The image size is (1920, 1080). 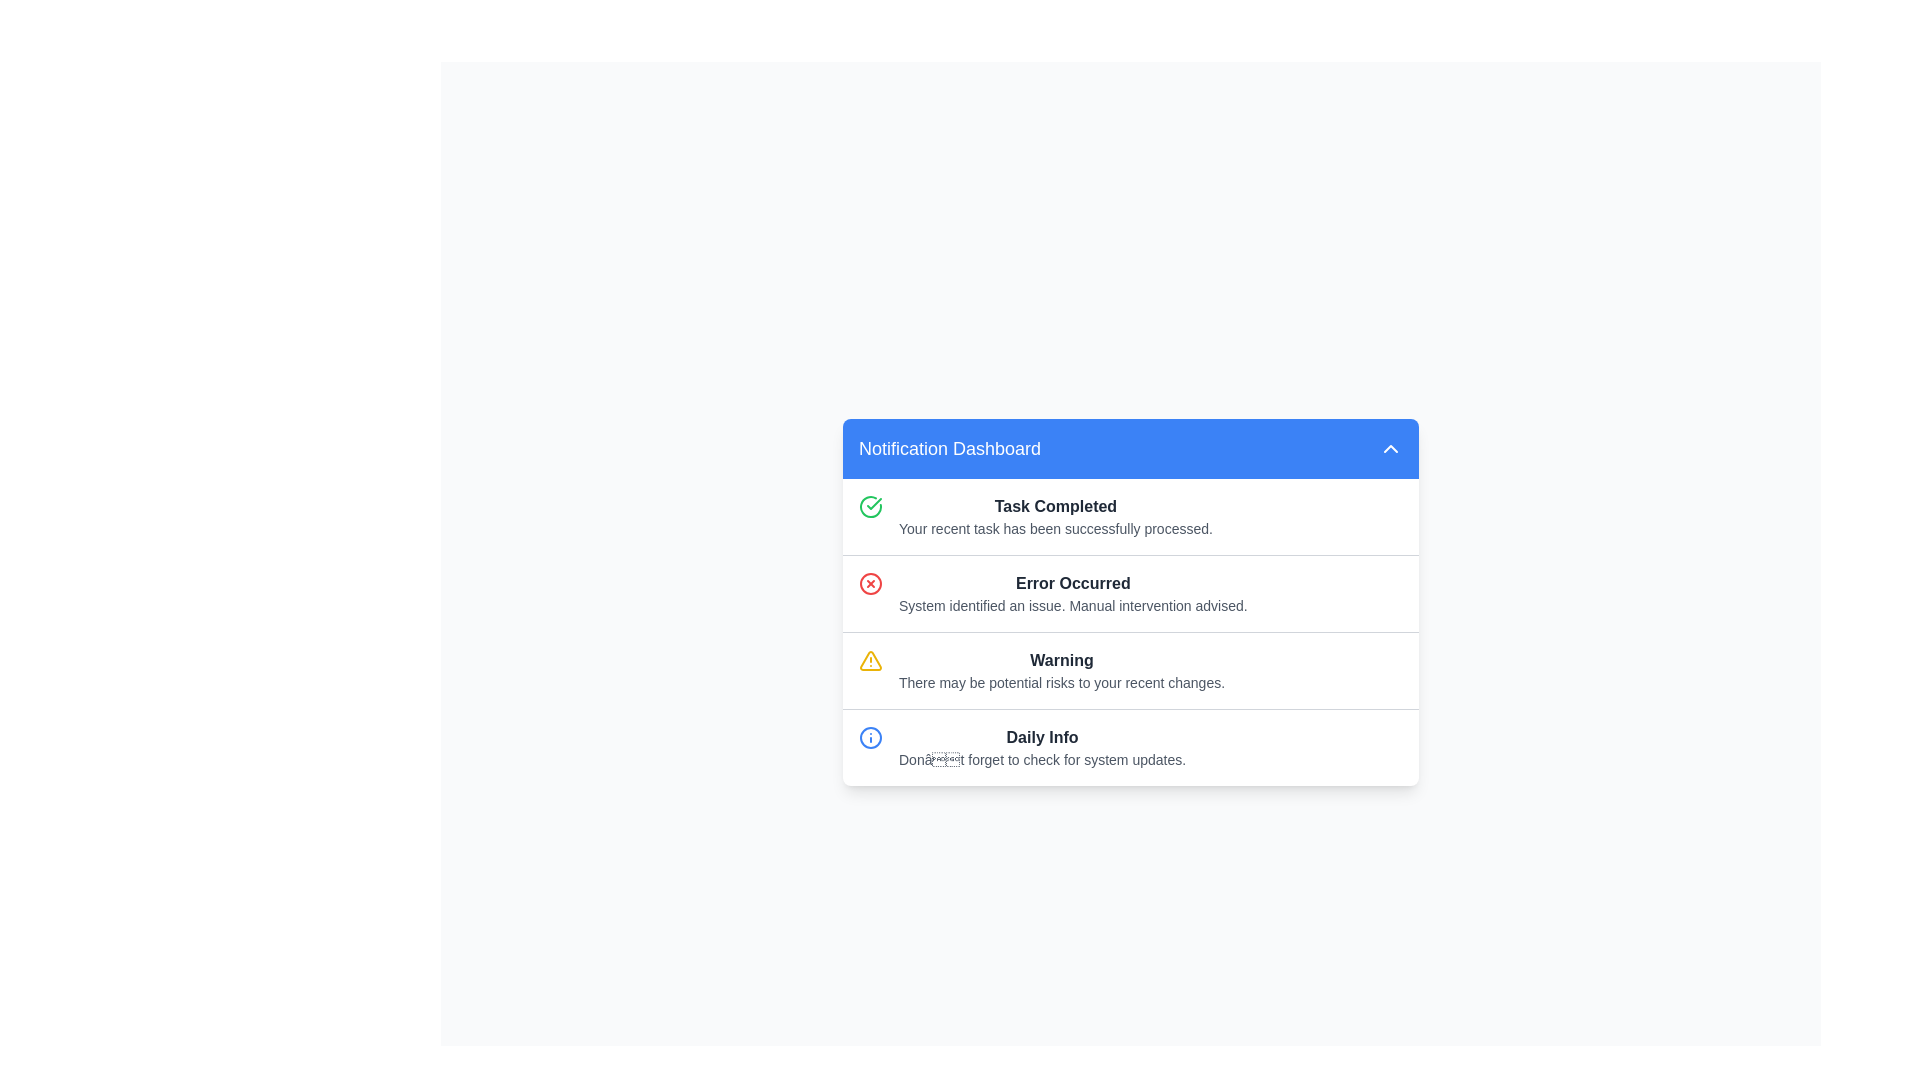 I want to click on text content of the first notification in the Notification Dashboard, which is indicated by a green checkmark icon to its left, so click(x=1055, y=515).